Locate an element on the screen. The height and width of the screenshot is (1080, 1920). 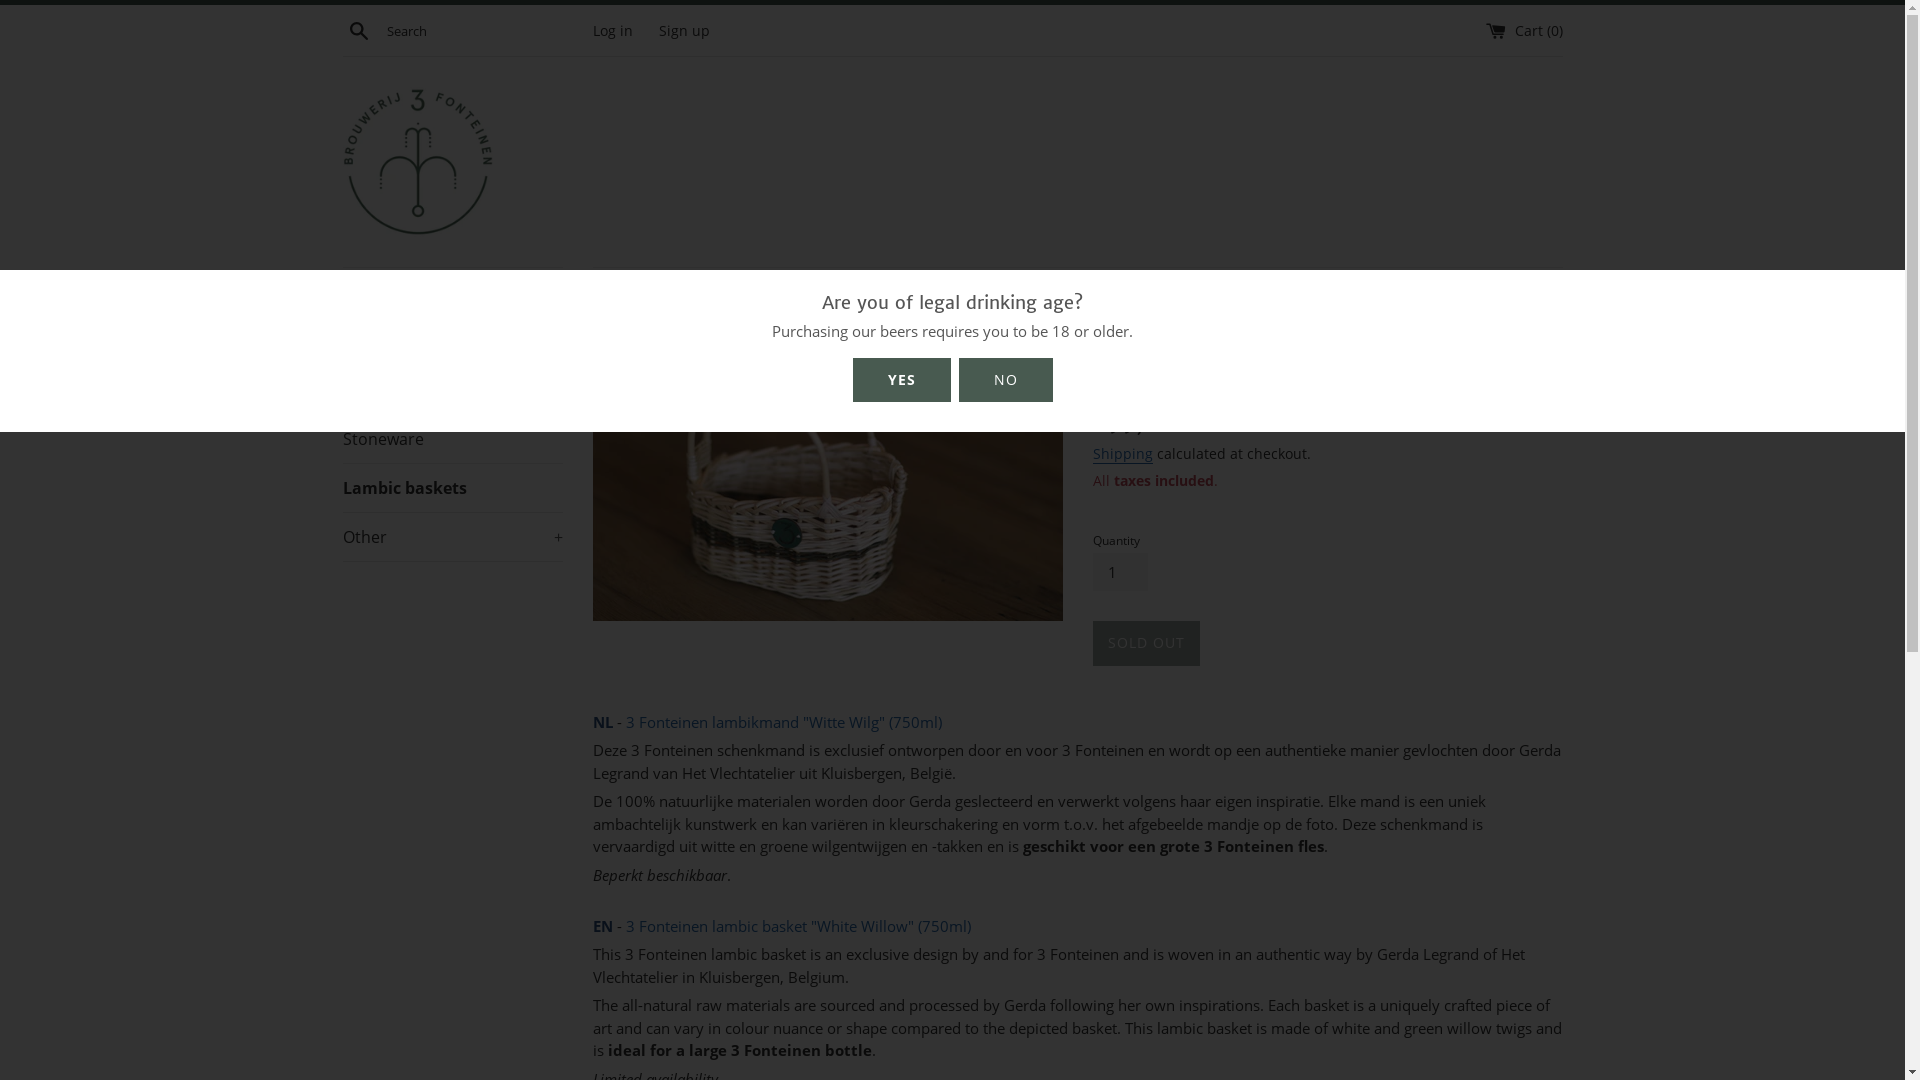
'Garment is located at coordinates (450, 339).